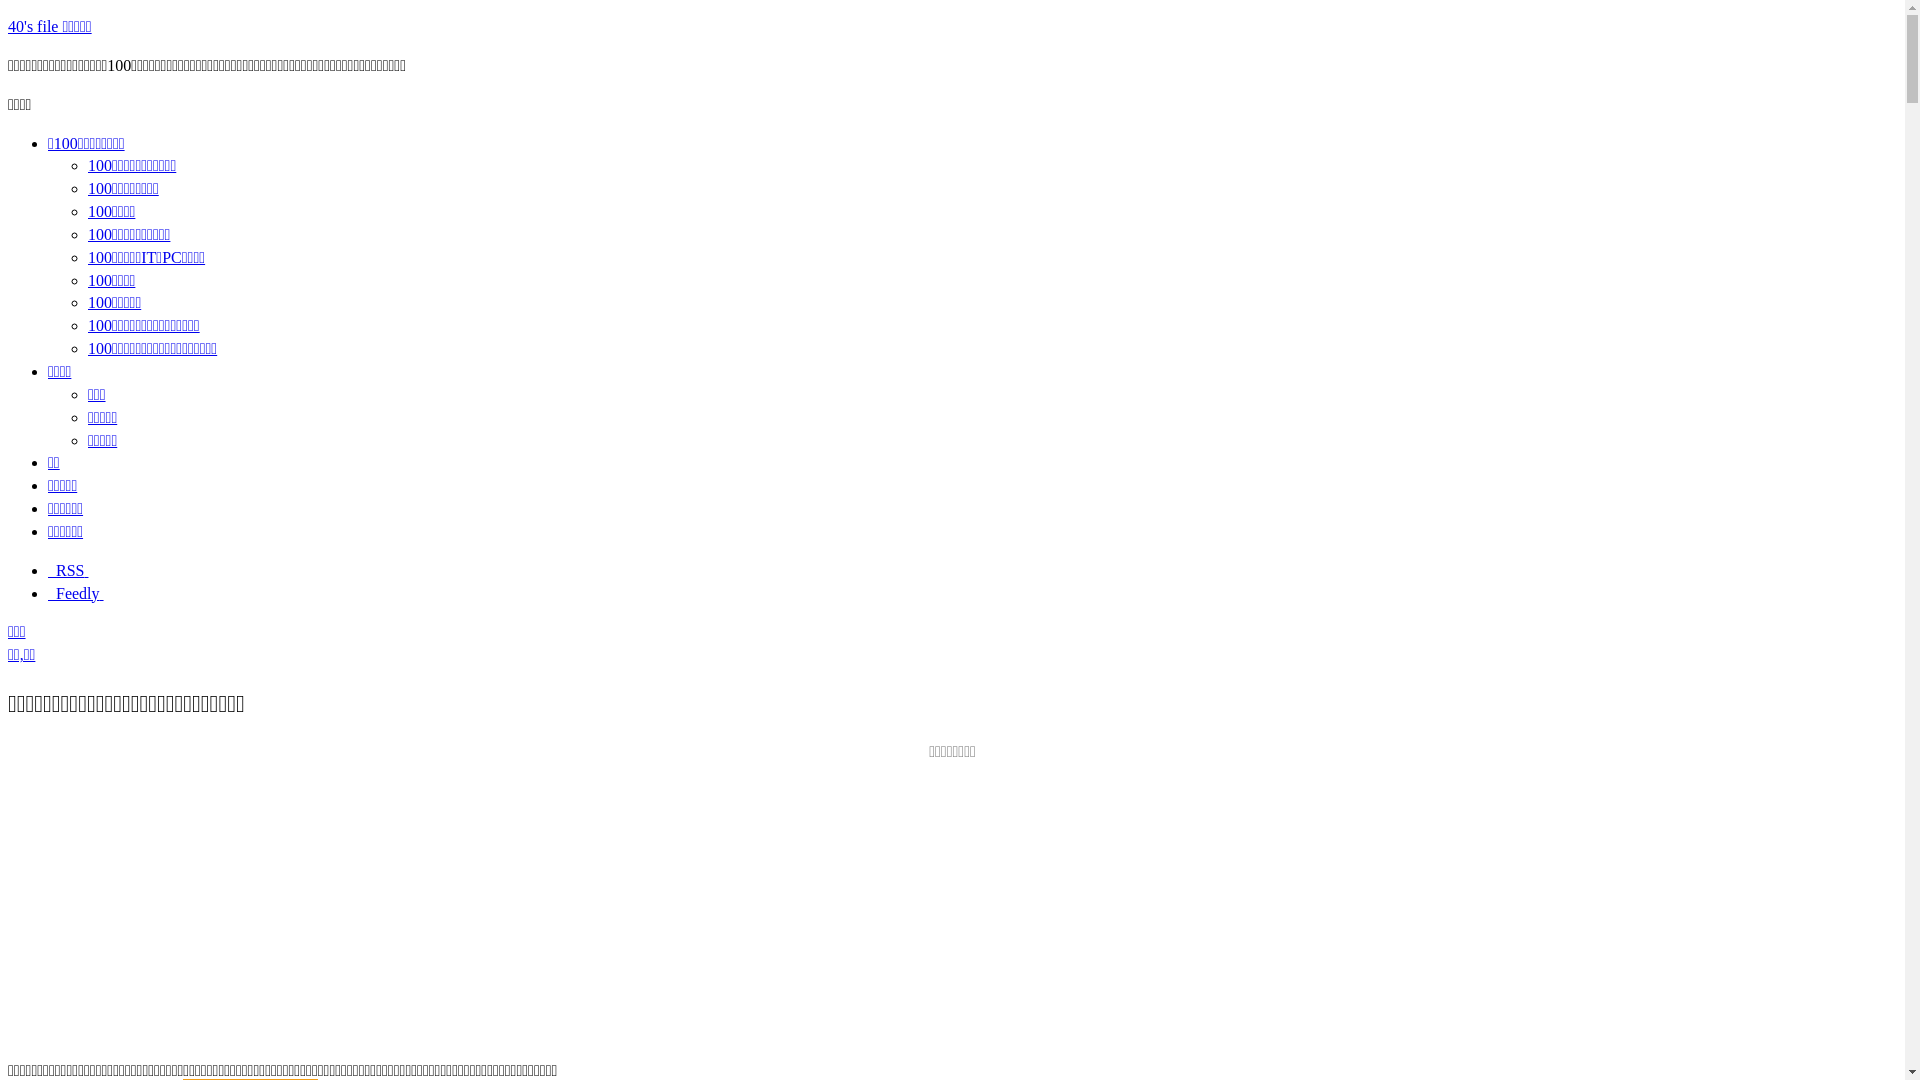 The width and height of the screenshot is (1920, 1080). What do you see at coordinates (67, 570) in the screenshot?
I see `'  RSS '` at bounding box center [67, 570].